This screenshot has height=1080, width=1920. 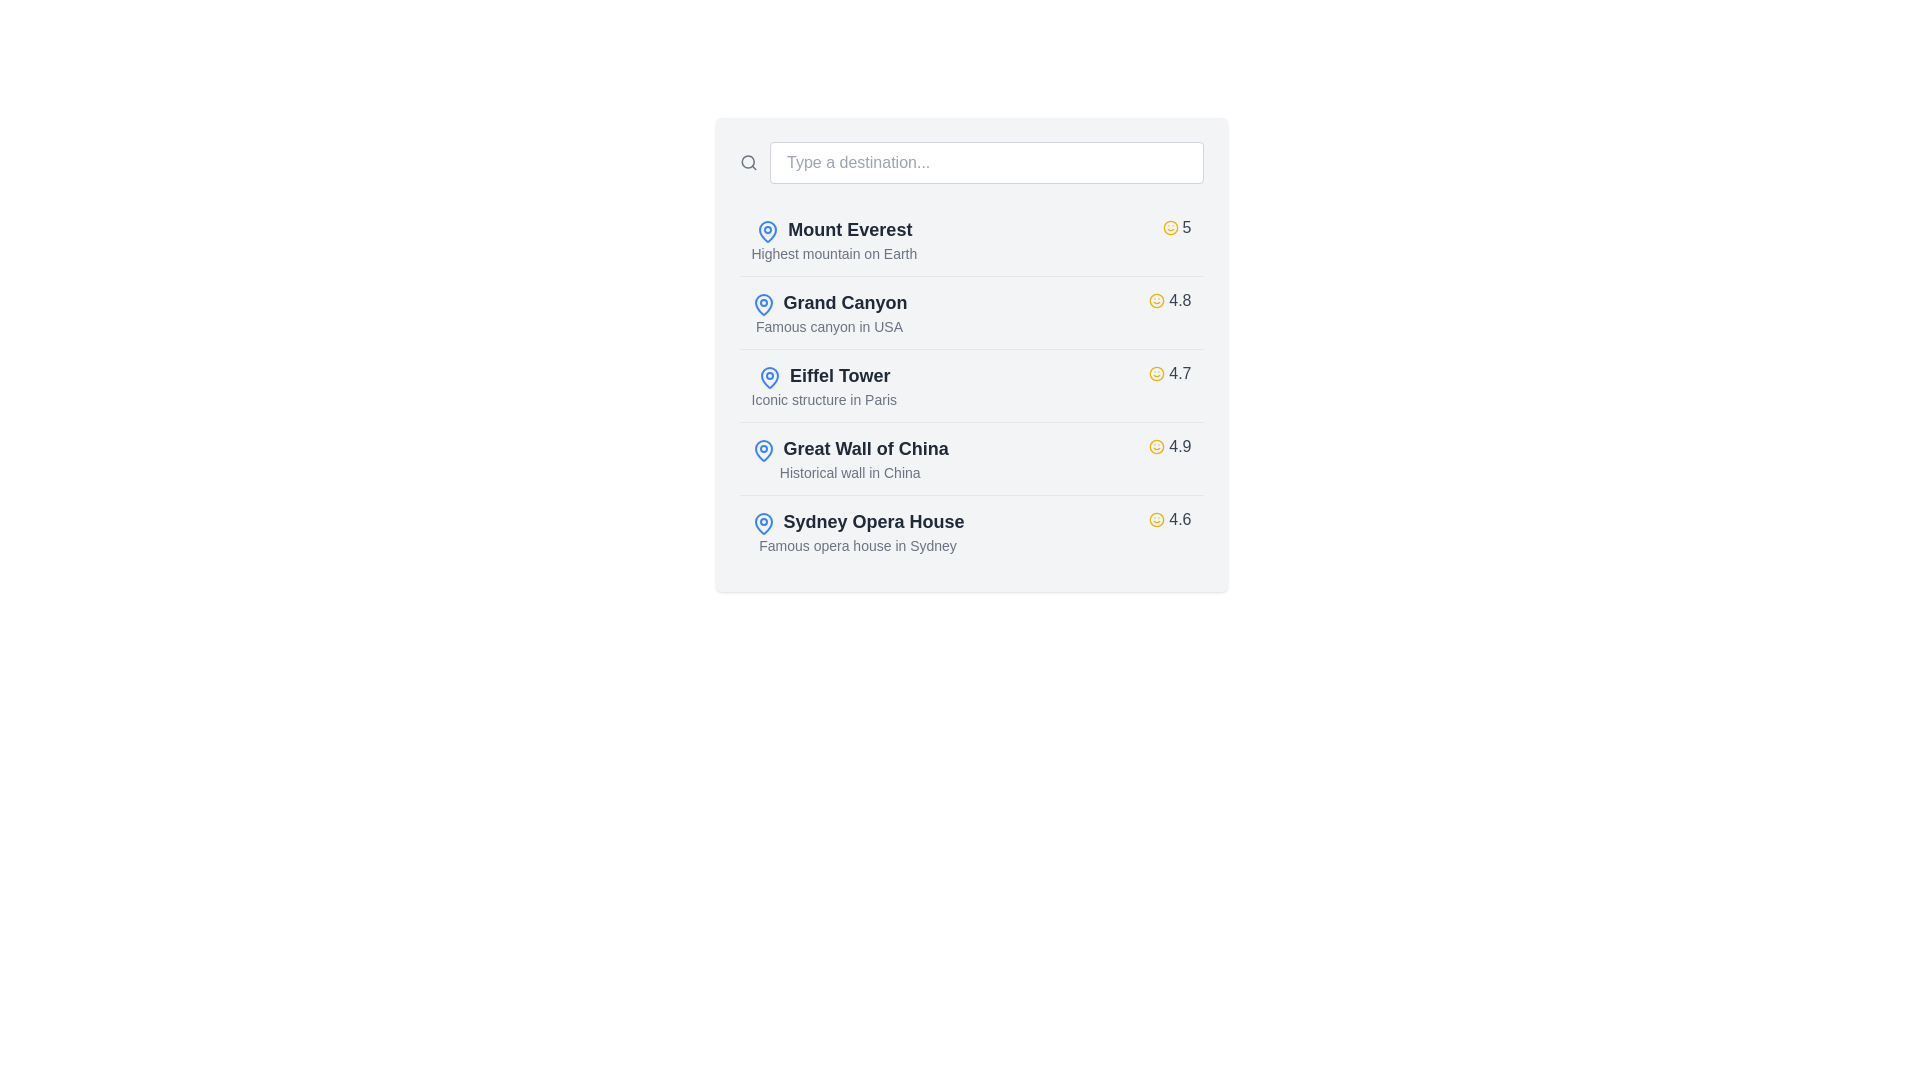 I want to click on the text label displaying '4.8', which is styled in gray and positioned next to a smiley face icon, indicating a rating for 'Grand Canyon', so click(x=1180, y=300).